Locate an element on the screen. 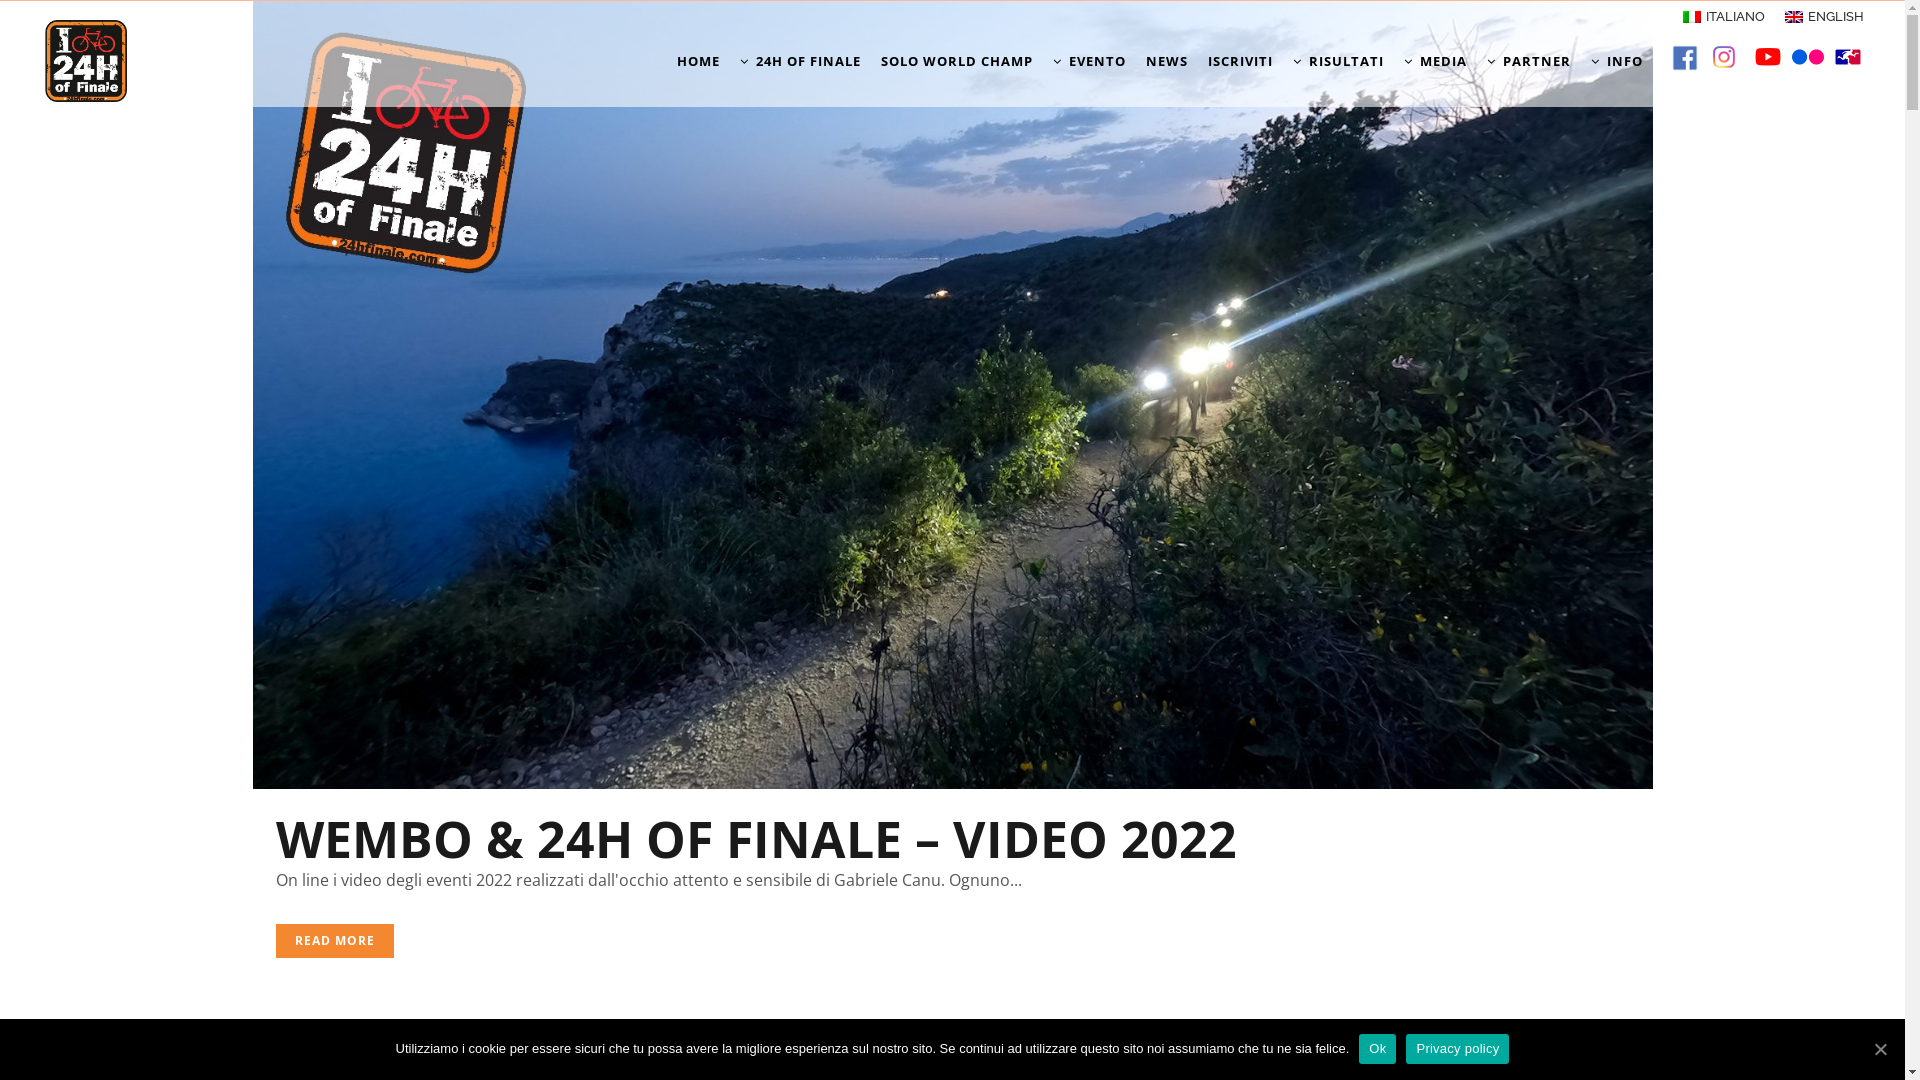 The width and height of the screenshot is (1920, 1080). 'SOLO WORLD CHAMP' is located at coordinates (955, 60).